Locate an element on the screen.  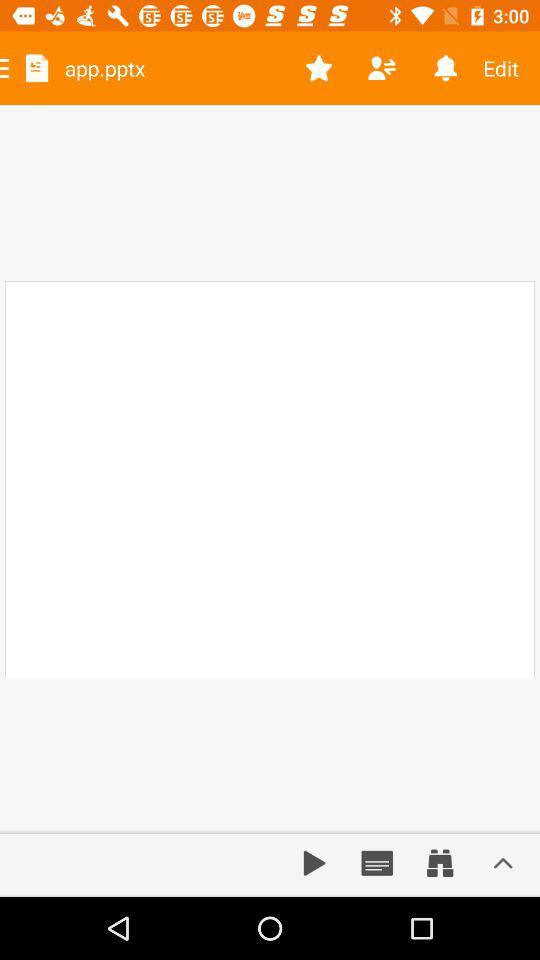
to favorites is located at coordinates (319, 68).